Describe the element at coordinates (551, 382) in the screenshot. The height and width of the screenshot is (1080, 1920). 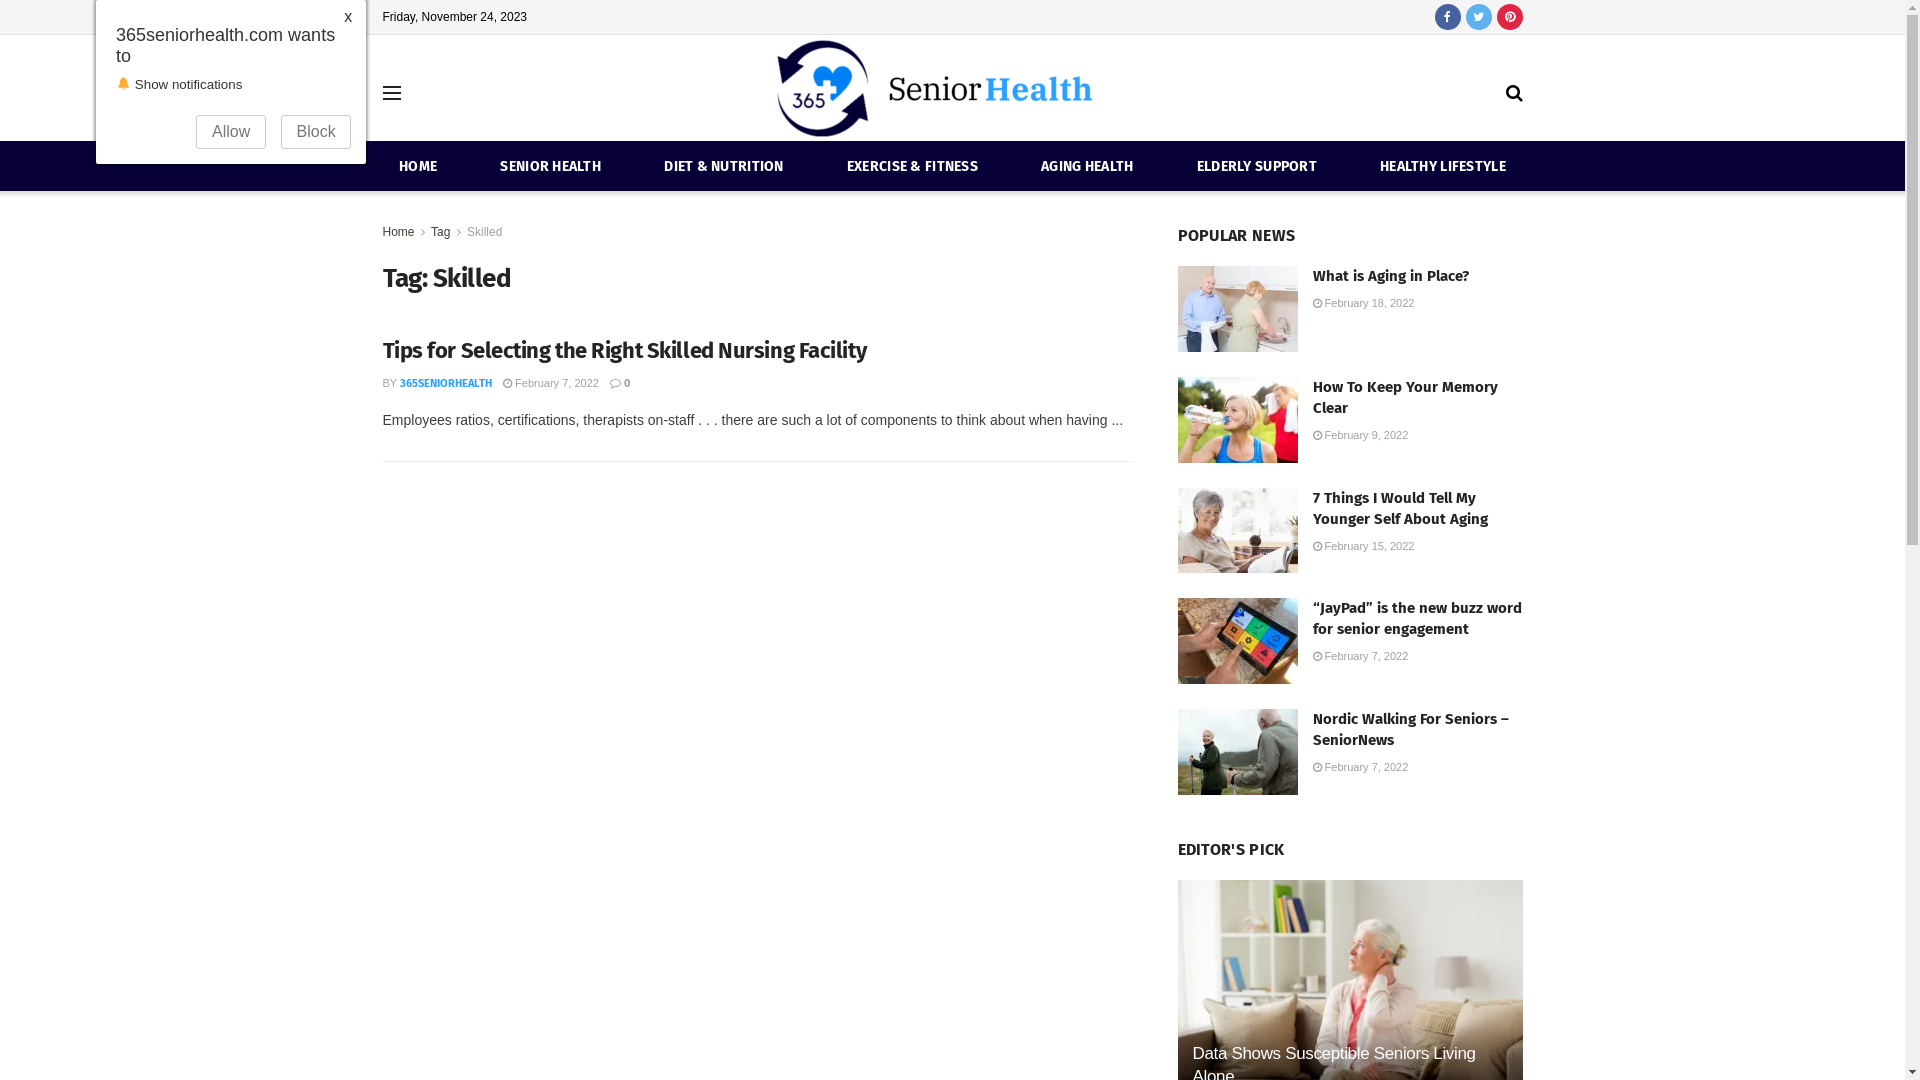
I see `'February 7, 2022'` at that location.